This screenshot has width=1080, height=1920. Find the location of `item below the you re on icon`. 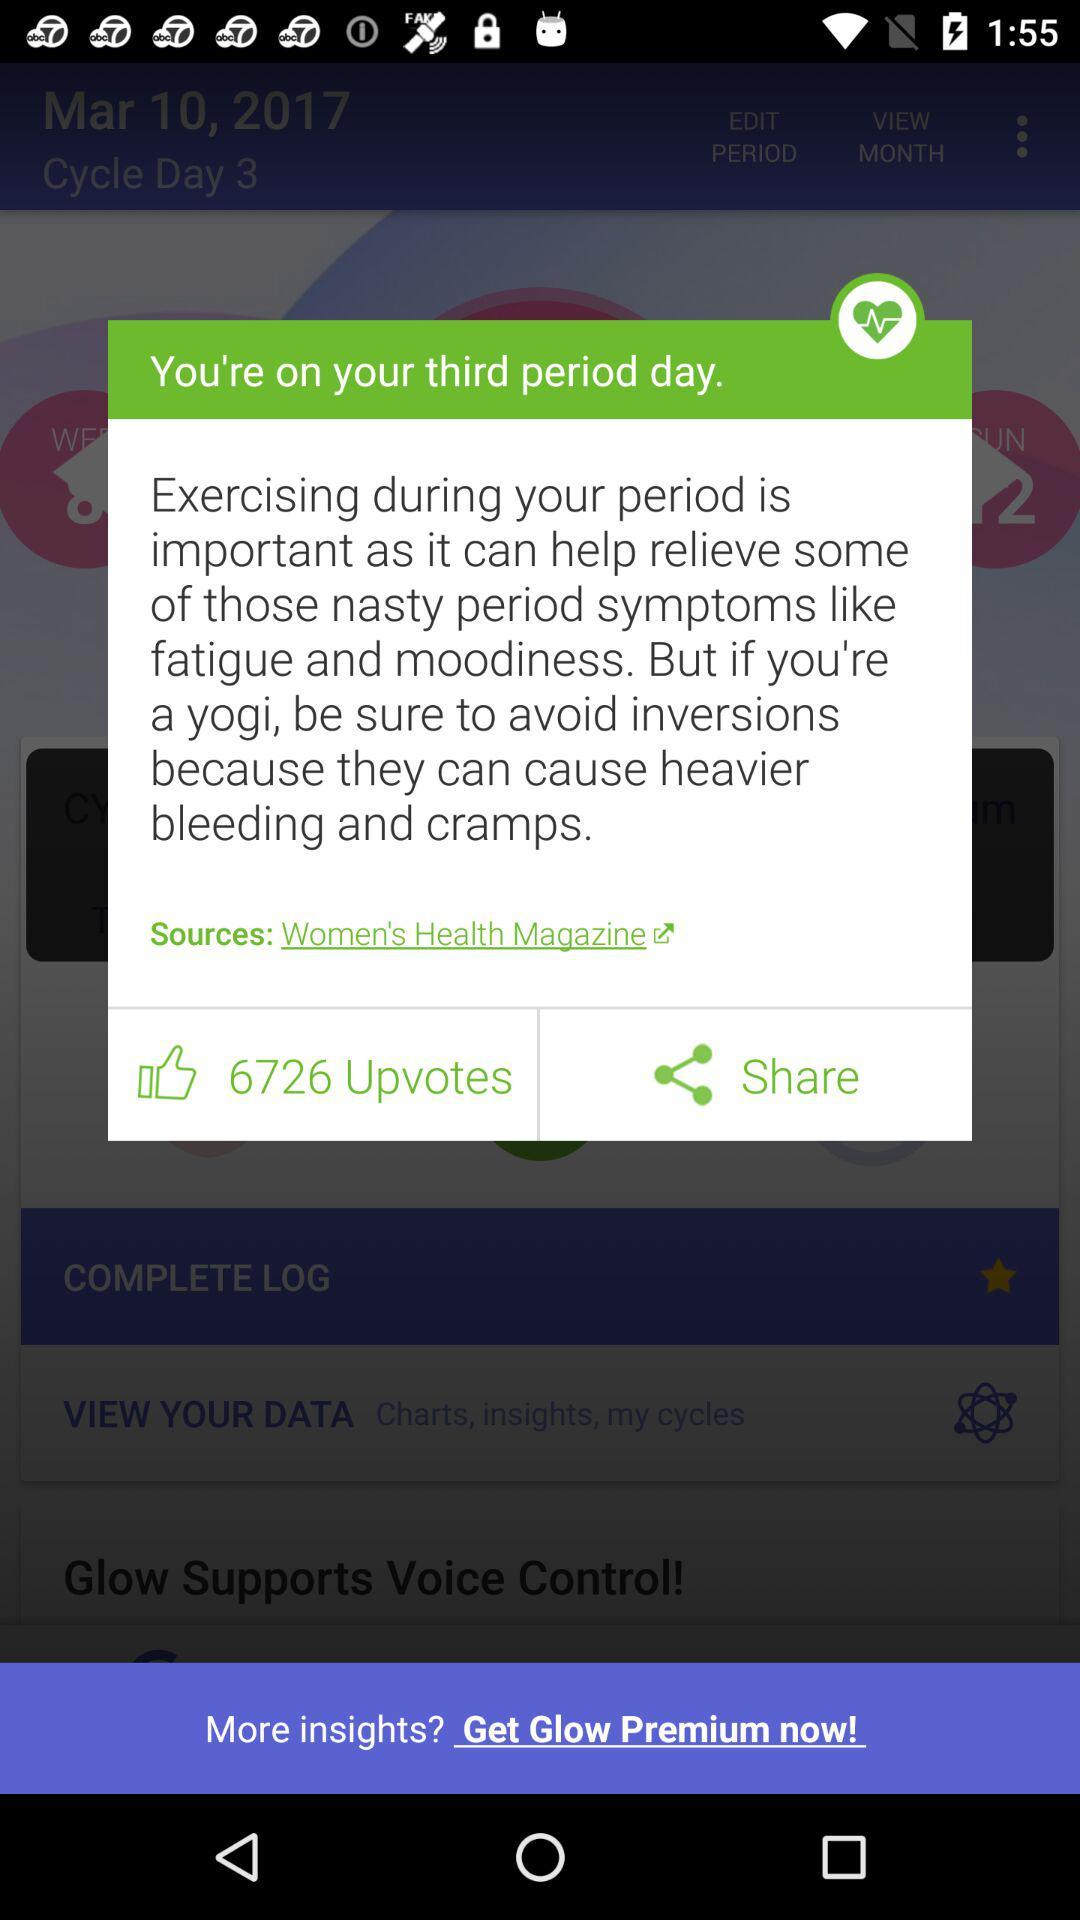

item below the you re on icon is located at coordinates (540, 657).